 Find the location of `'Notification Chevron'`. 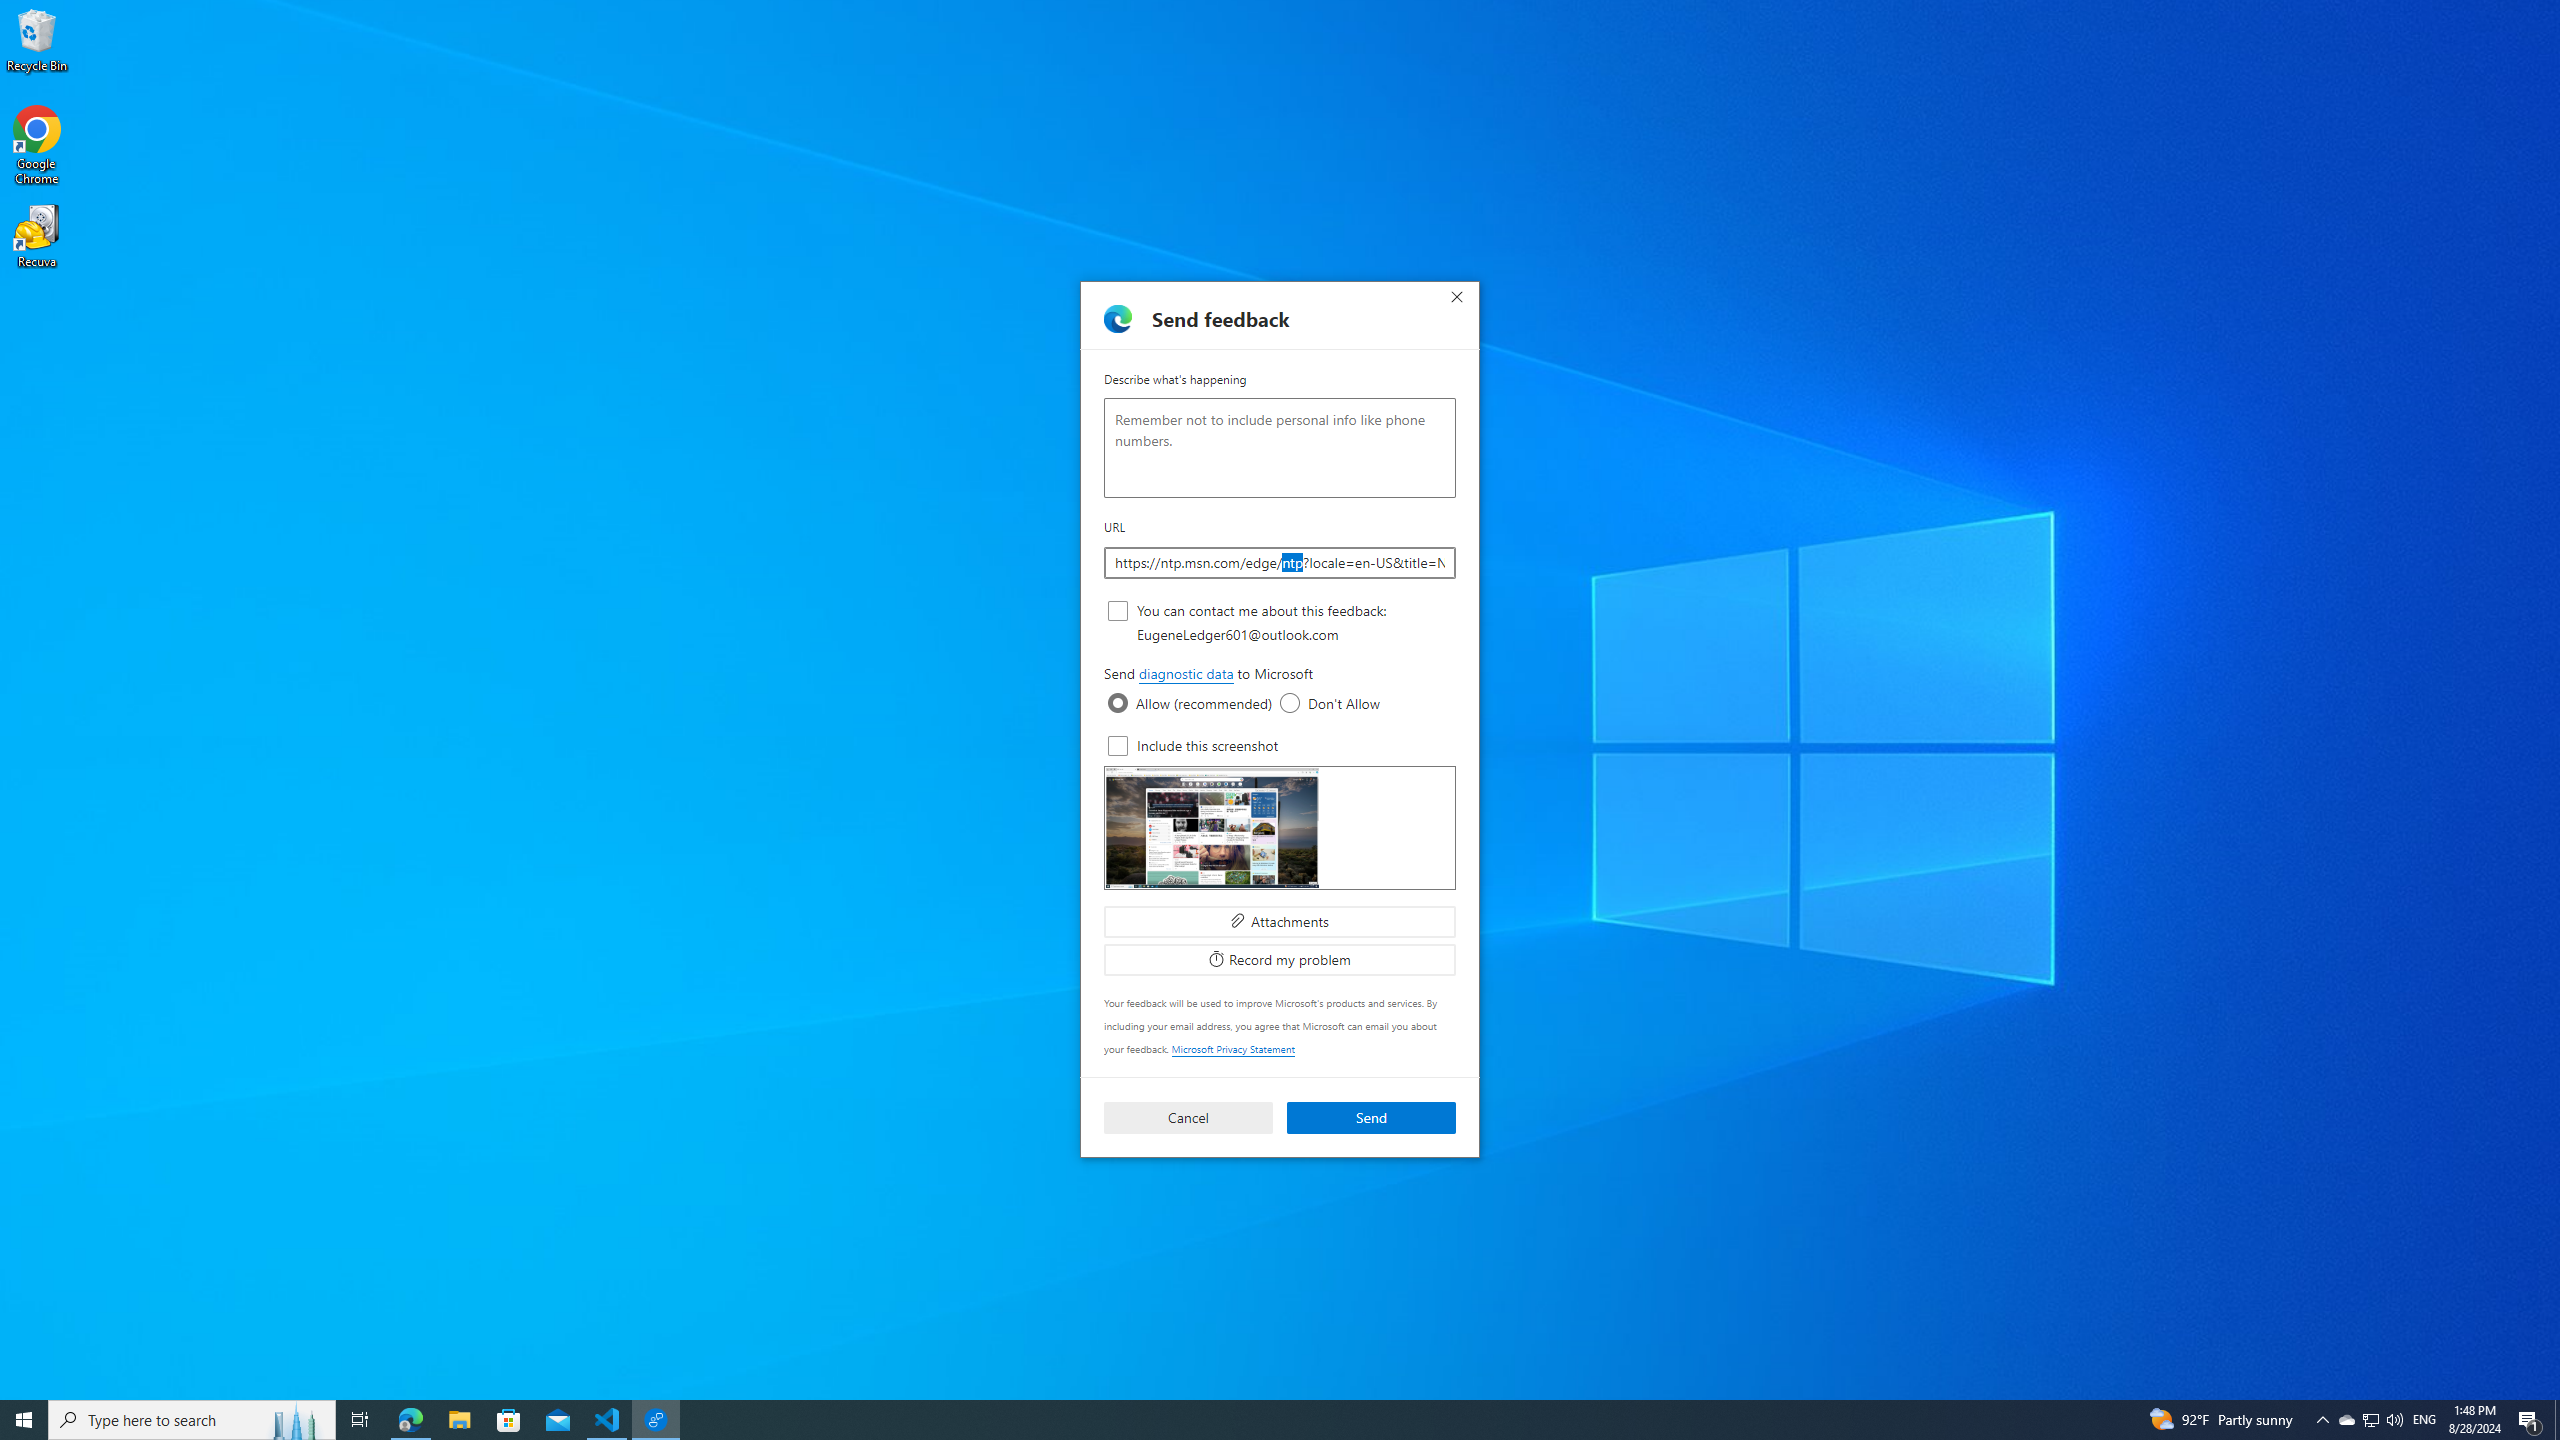

'Notification Chevron' is located at coordinates (2323, 1418).